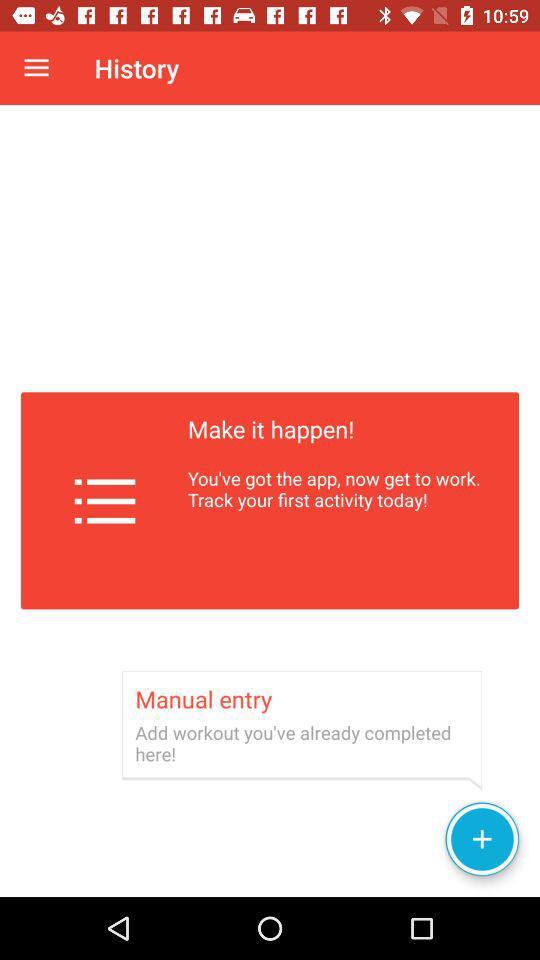 This screenshot has height=960, width=540. What do you see at coordinates (270, 500) in the screenshot?
I see `seeing in the paragraph` at bounding box center [270, 500].